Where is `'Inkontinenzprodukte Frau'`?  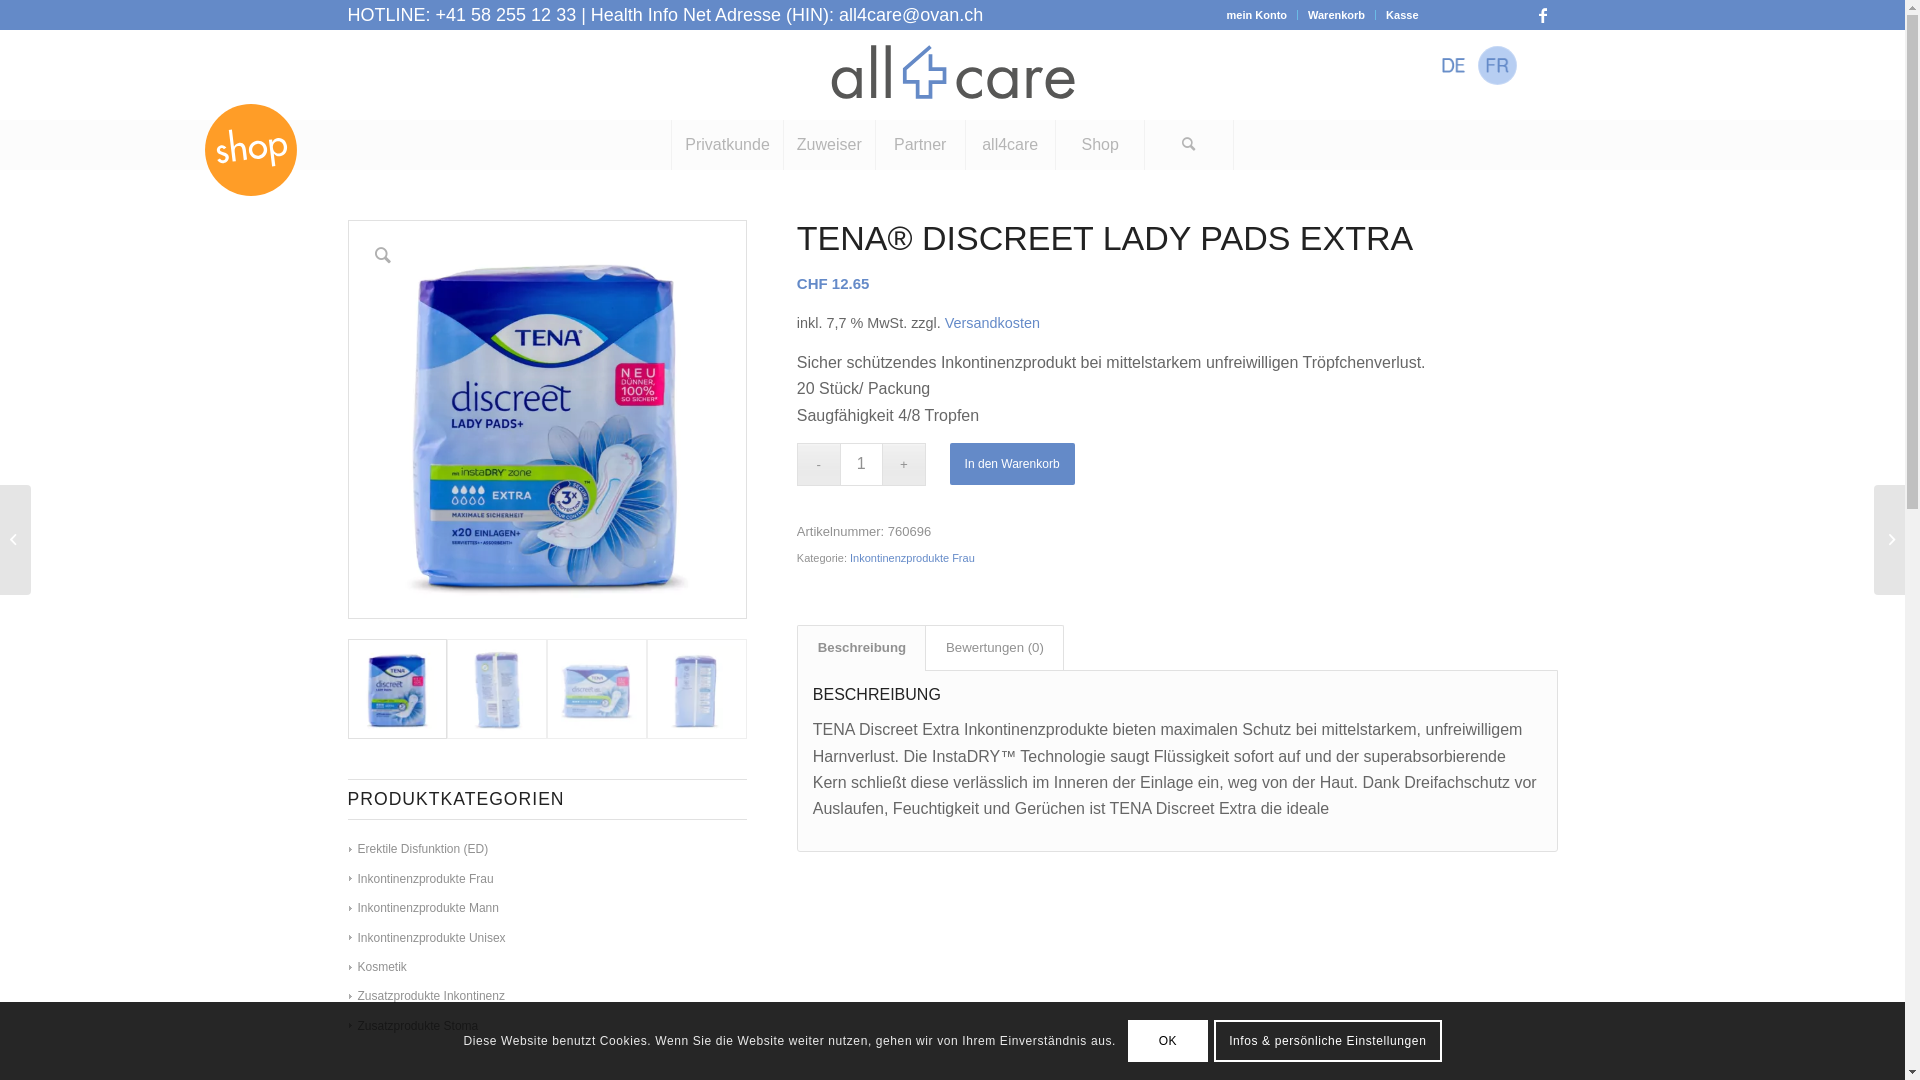
'Inkontinenzprodukte Frau' is located at coordinates (419, 878).